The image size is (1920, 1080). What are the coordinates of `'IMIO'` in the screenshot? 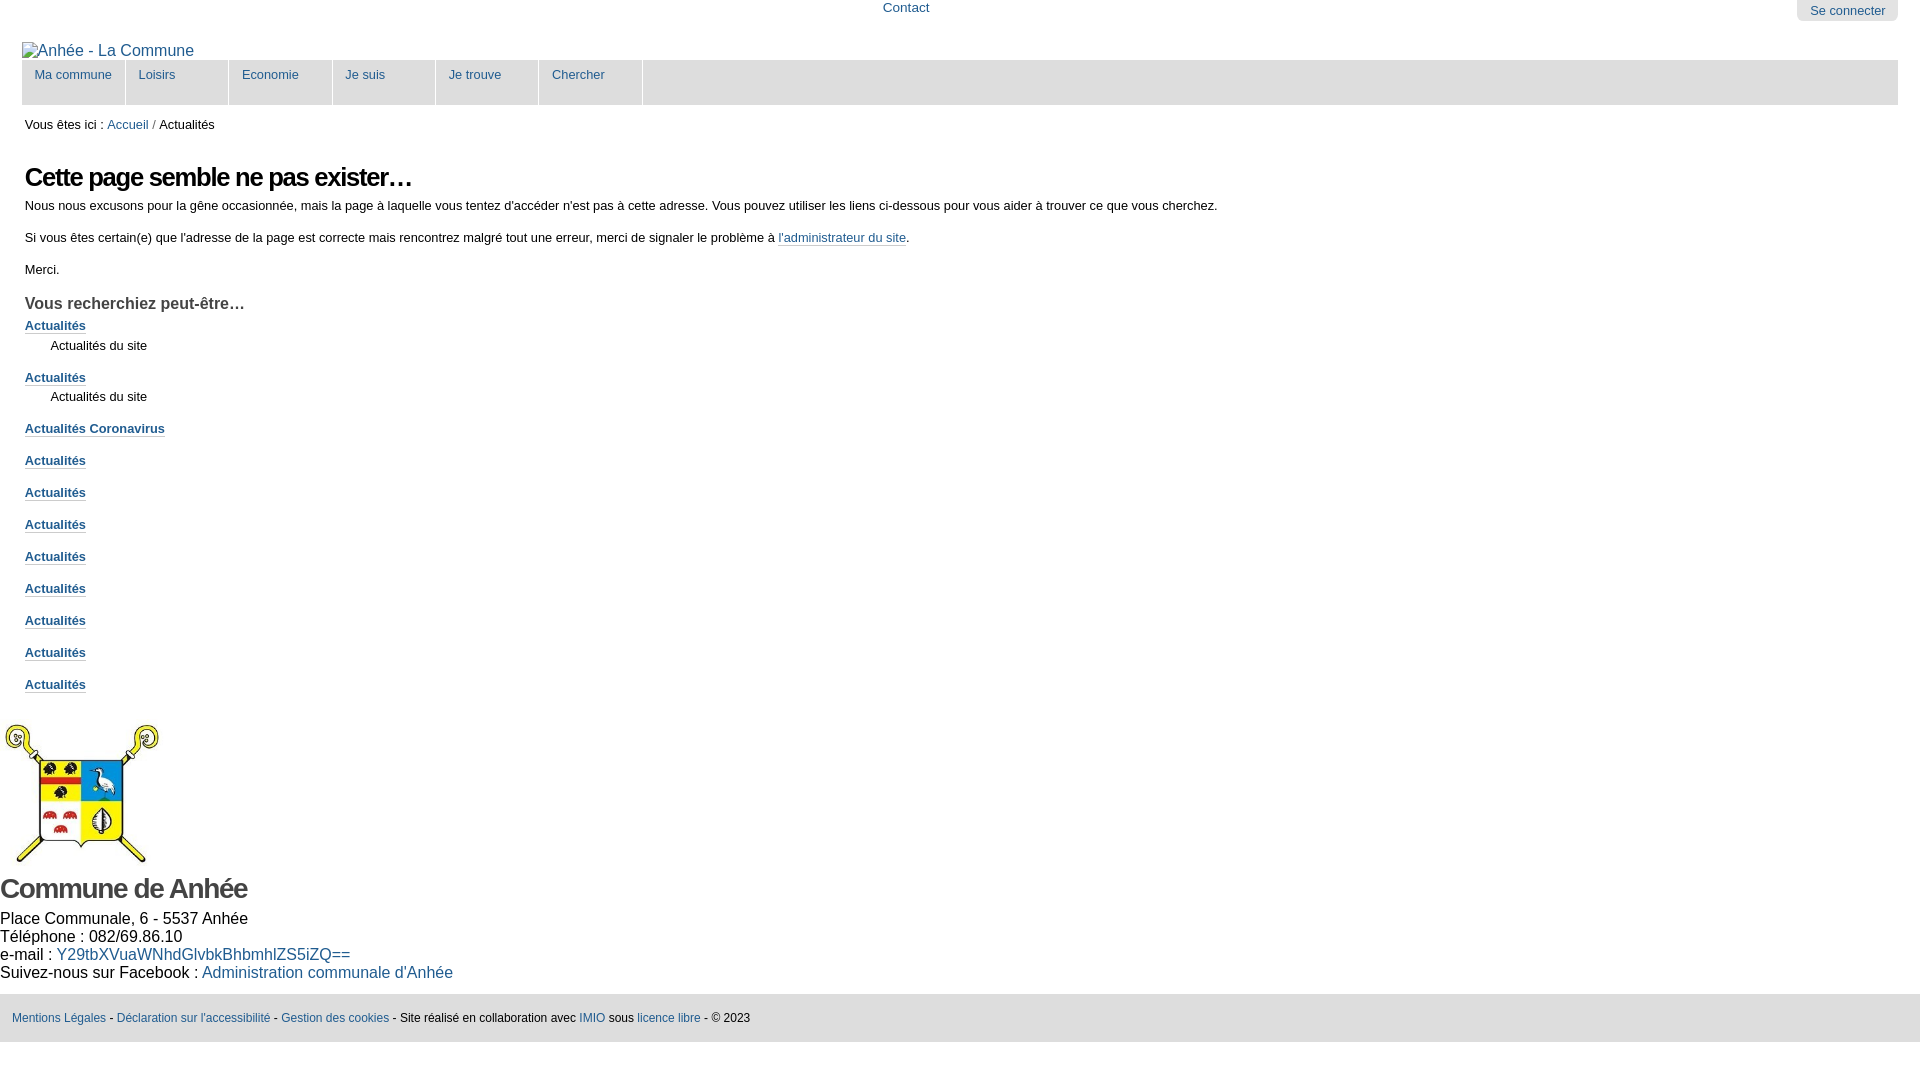 It's located at (590, 1018).